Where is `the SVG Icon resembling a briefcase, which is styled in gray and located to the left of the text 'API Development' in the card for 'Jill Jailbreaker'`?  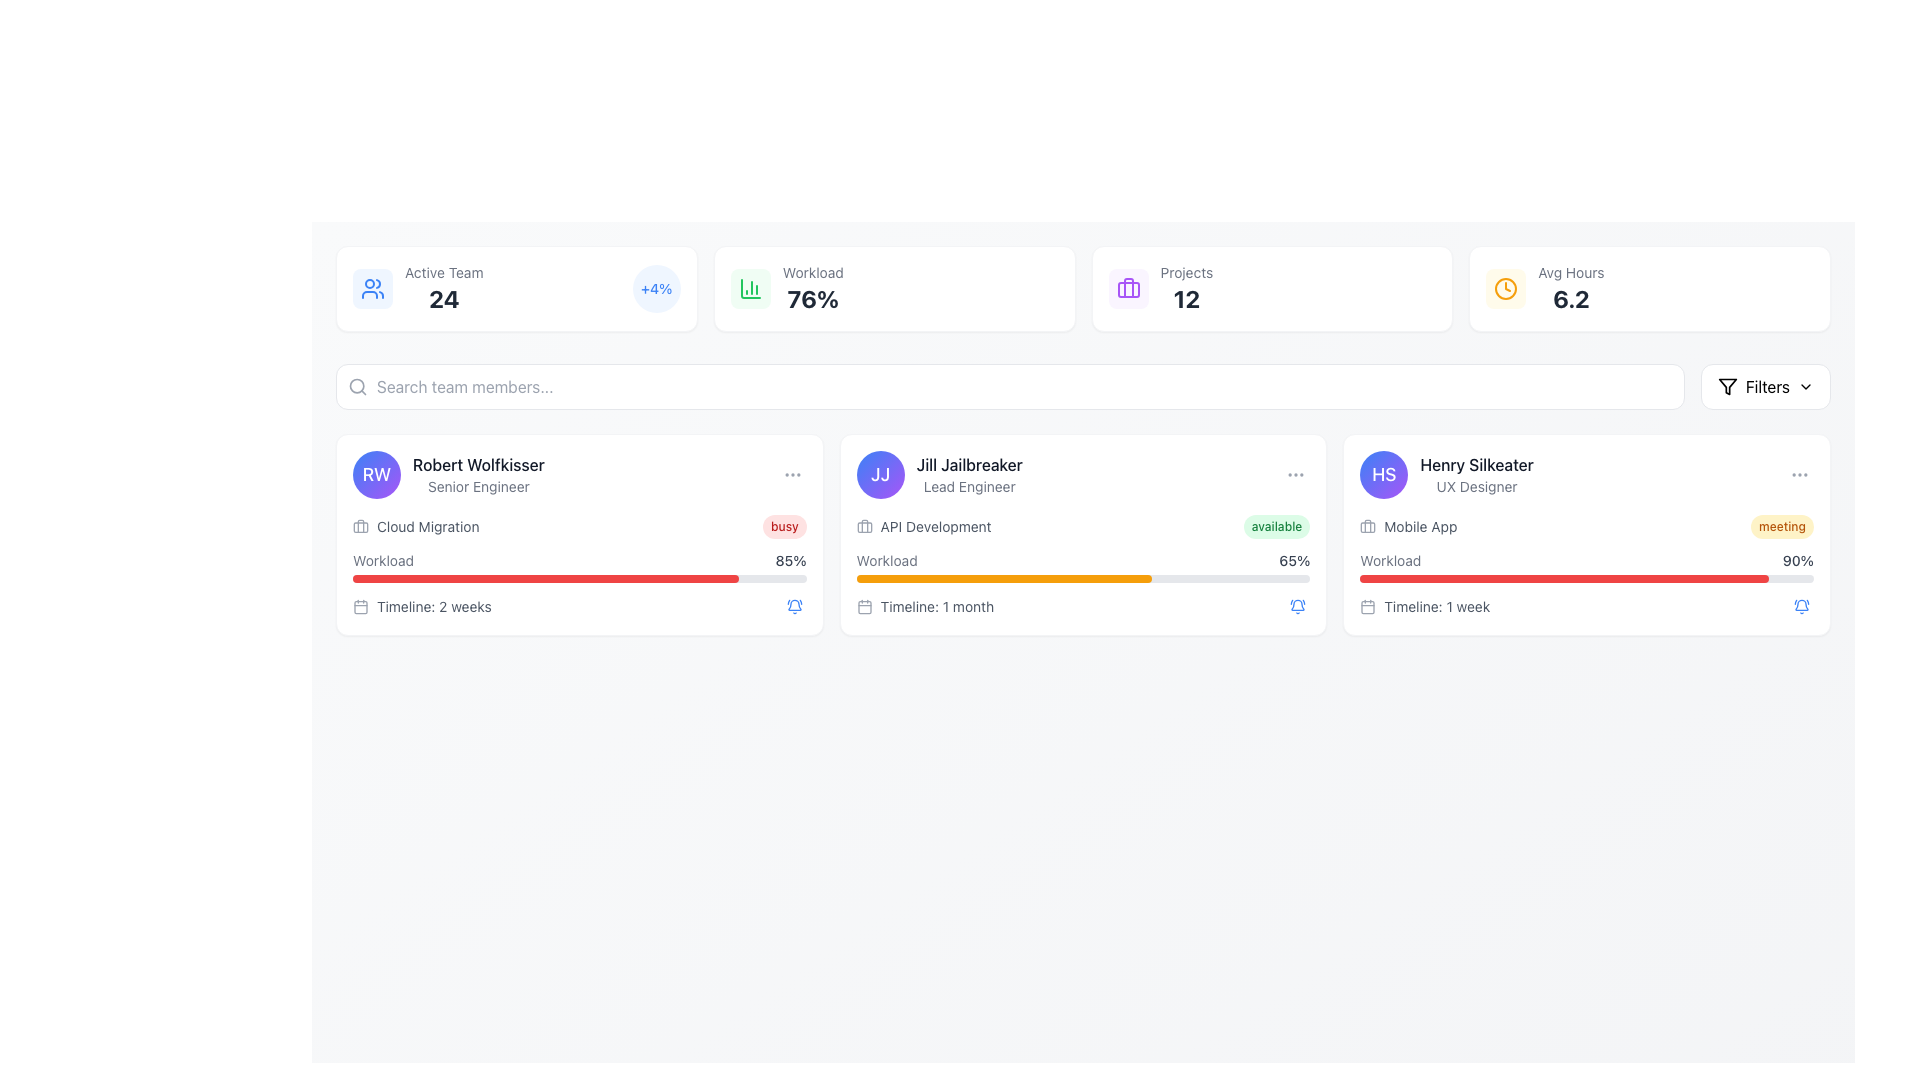
the SVG Icon resembling a briefcase, which is styled in gray and located to the left of the text 'API Development' in the card for 'Jill Jailbreaker' is located at coordinates (864, 526).